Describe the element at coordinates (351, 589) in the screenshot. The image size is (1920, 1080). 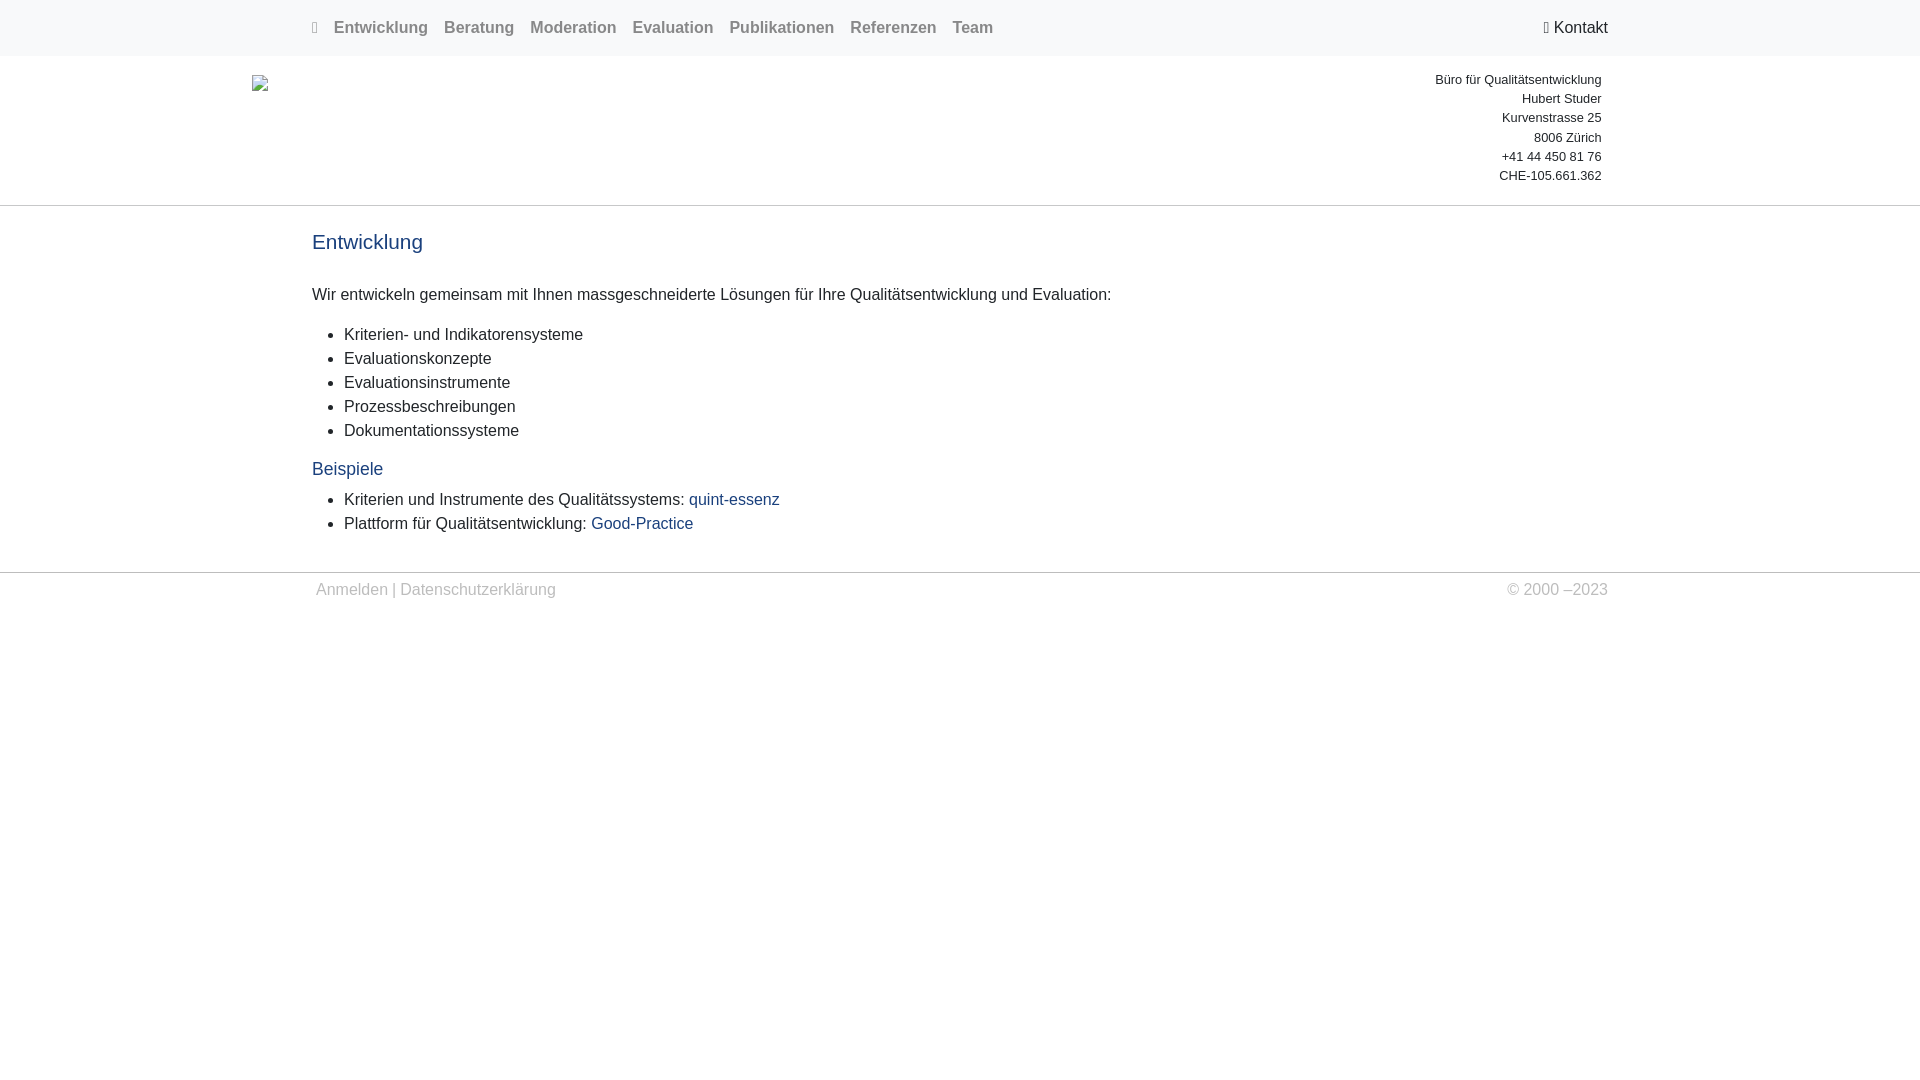
I see `'Anmelden'` at that location.